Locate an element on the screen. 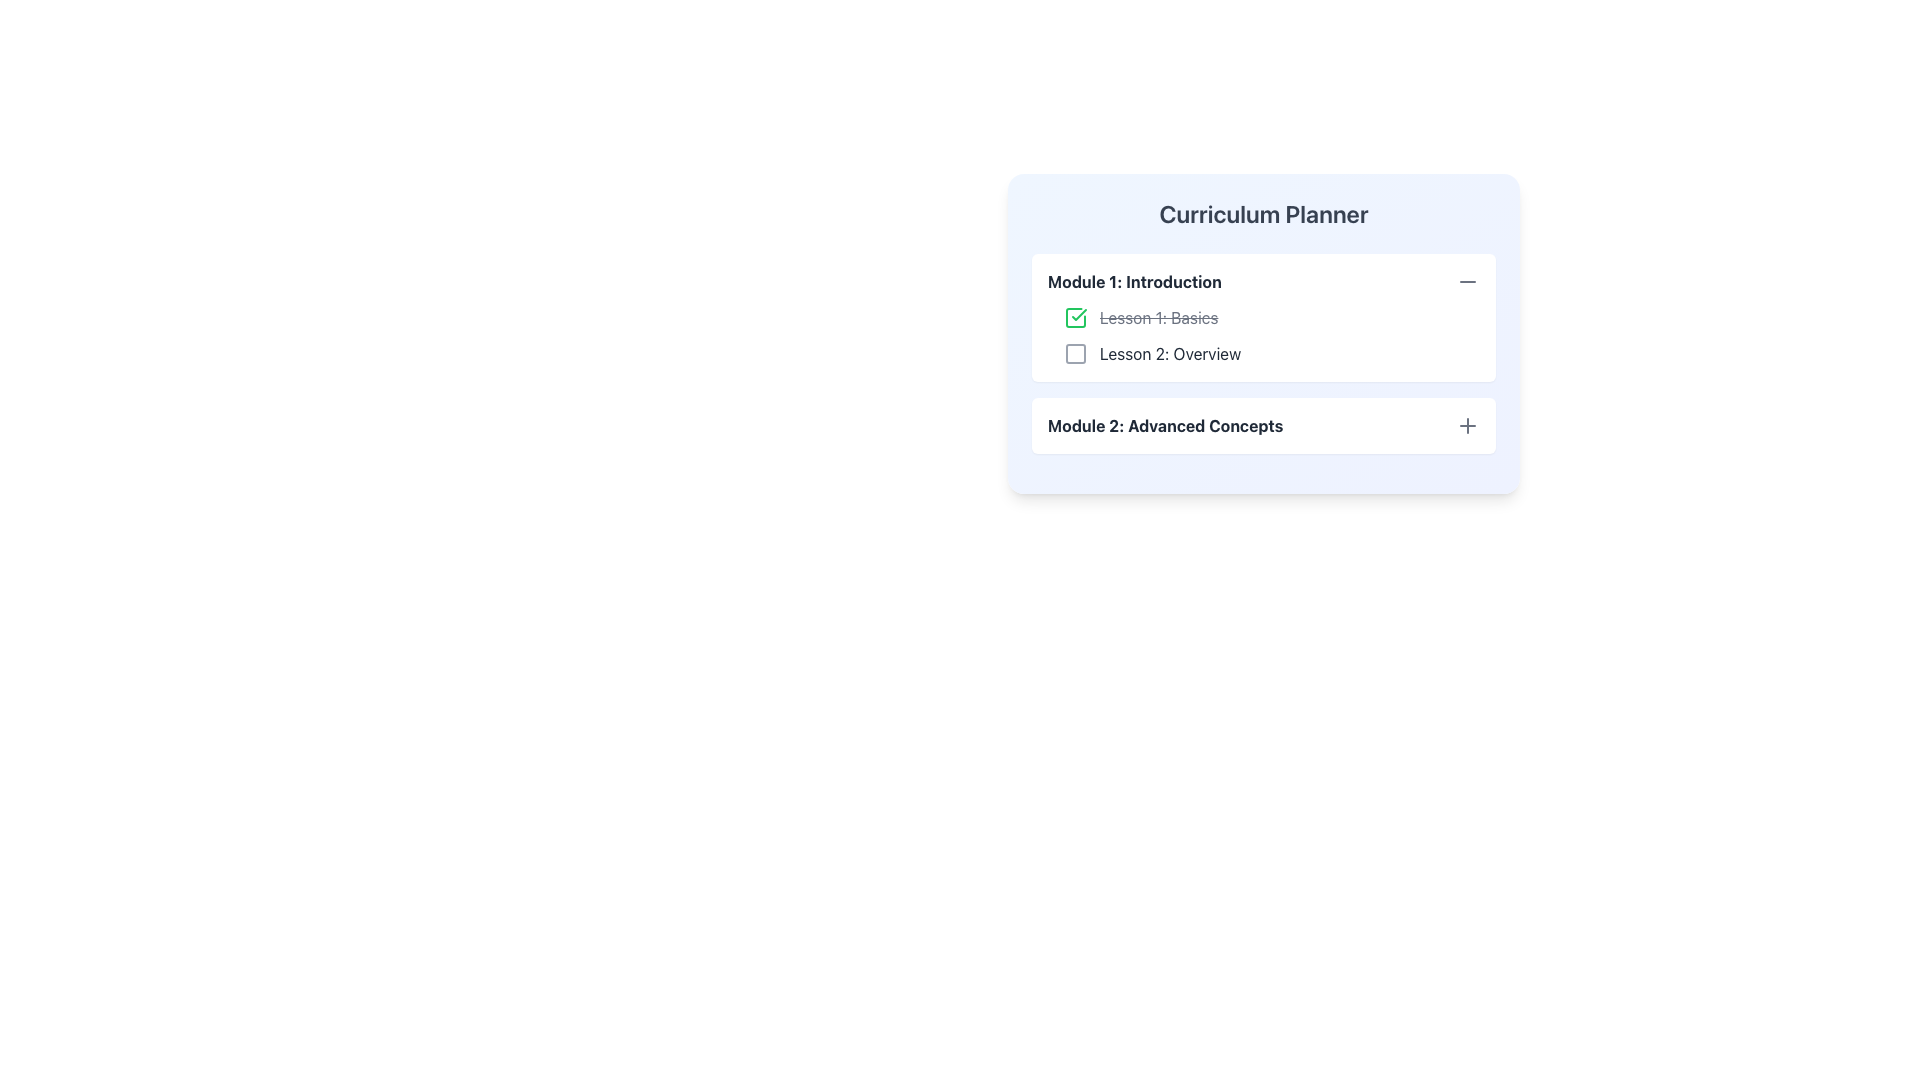  the second square icon with rounded corners, which is positioned to the left of the 'Lesson 2: Overview' text under 'Module 1: Introduction' is located at coordinates (1074, 353).